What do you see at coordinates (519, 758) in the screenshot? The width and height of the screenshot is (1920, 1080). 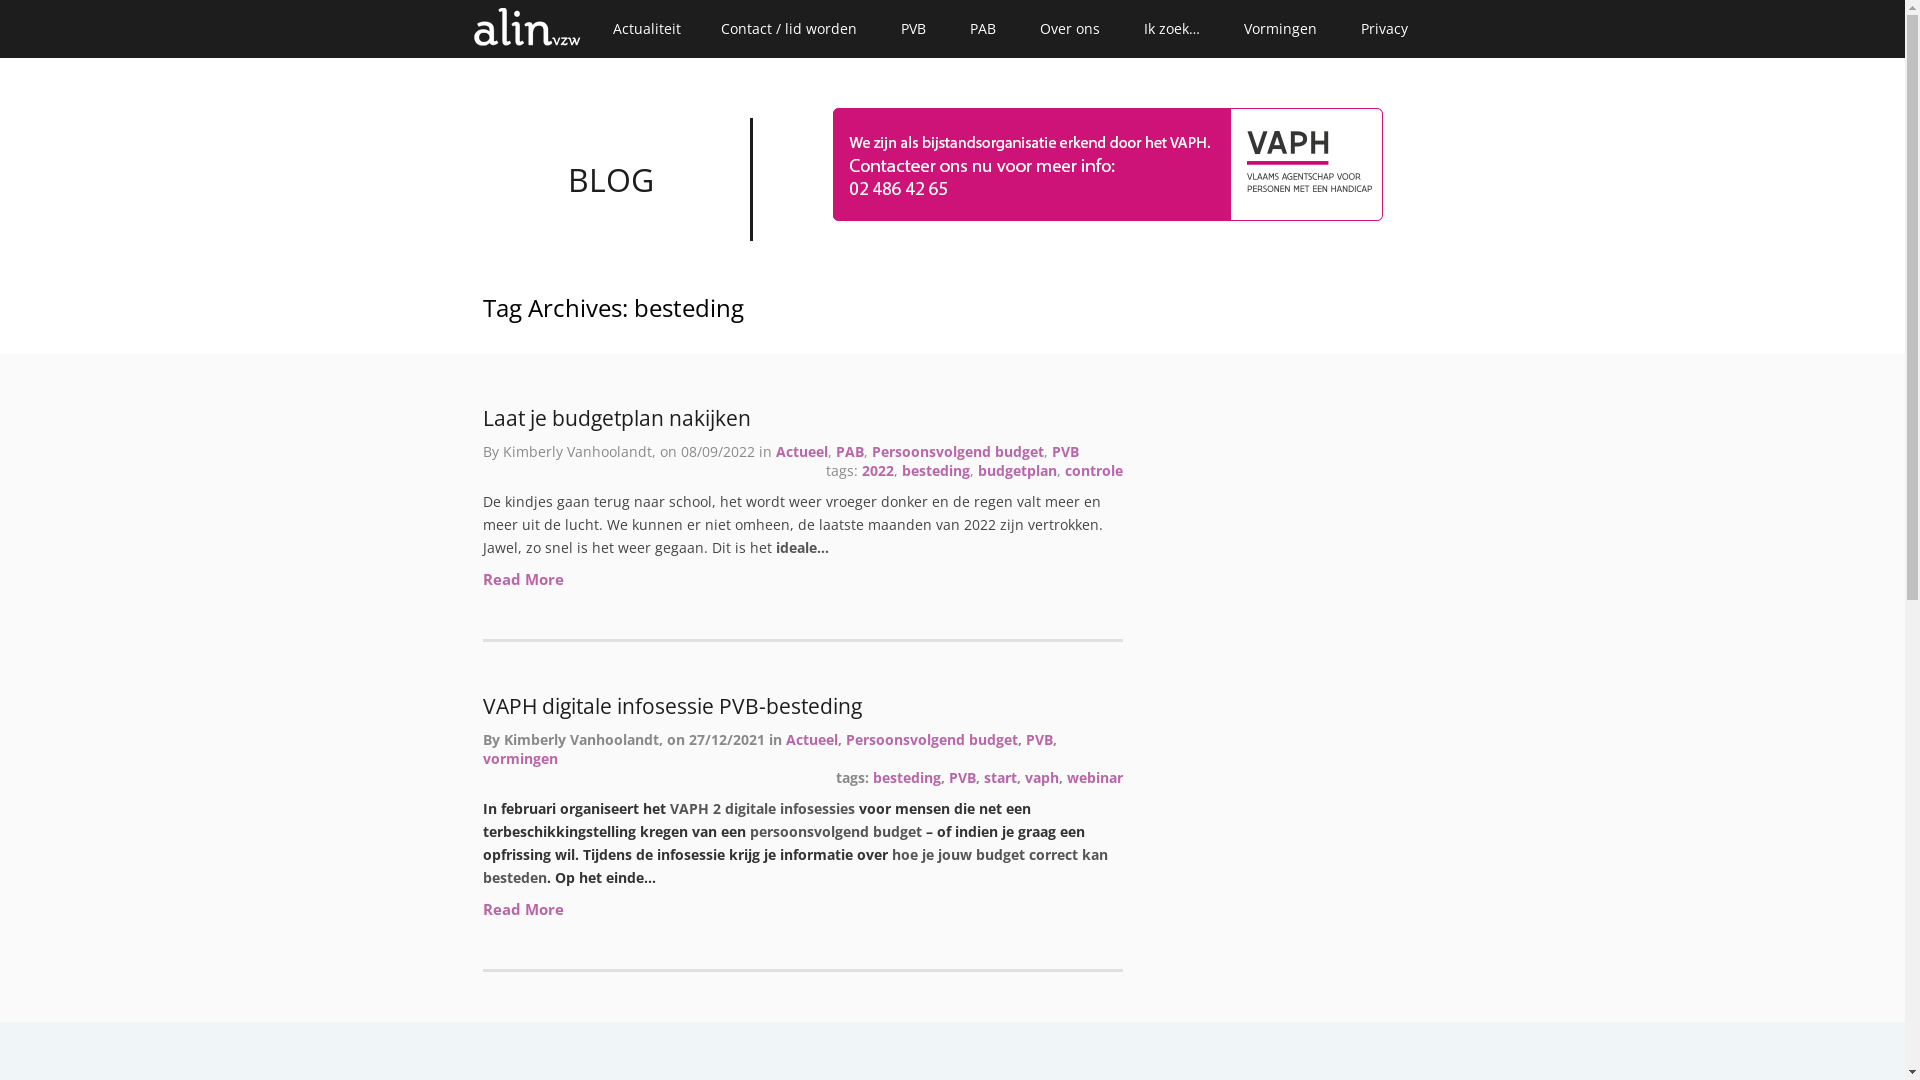 I see `'vormingen'` at bounding box center [519, 758].